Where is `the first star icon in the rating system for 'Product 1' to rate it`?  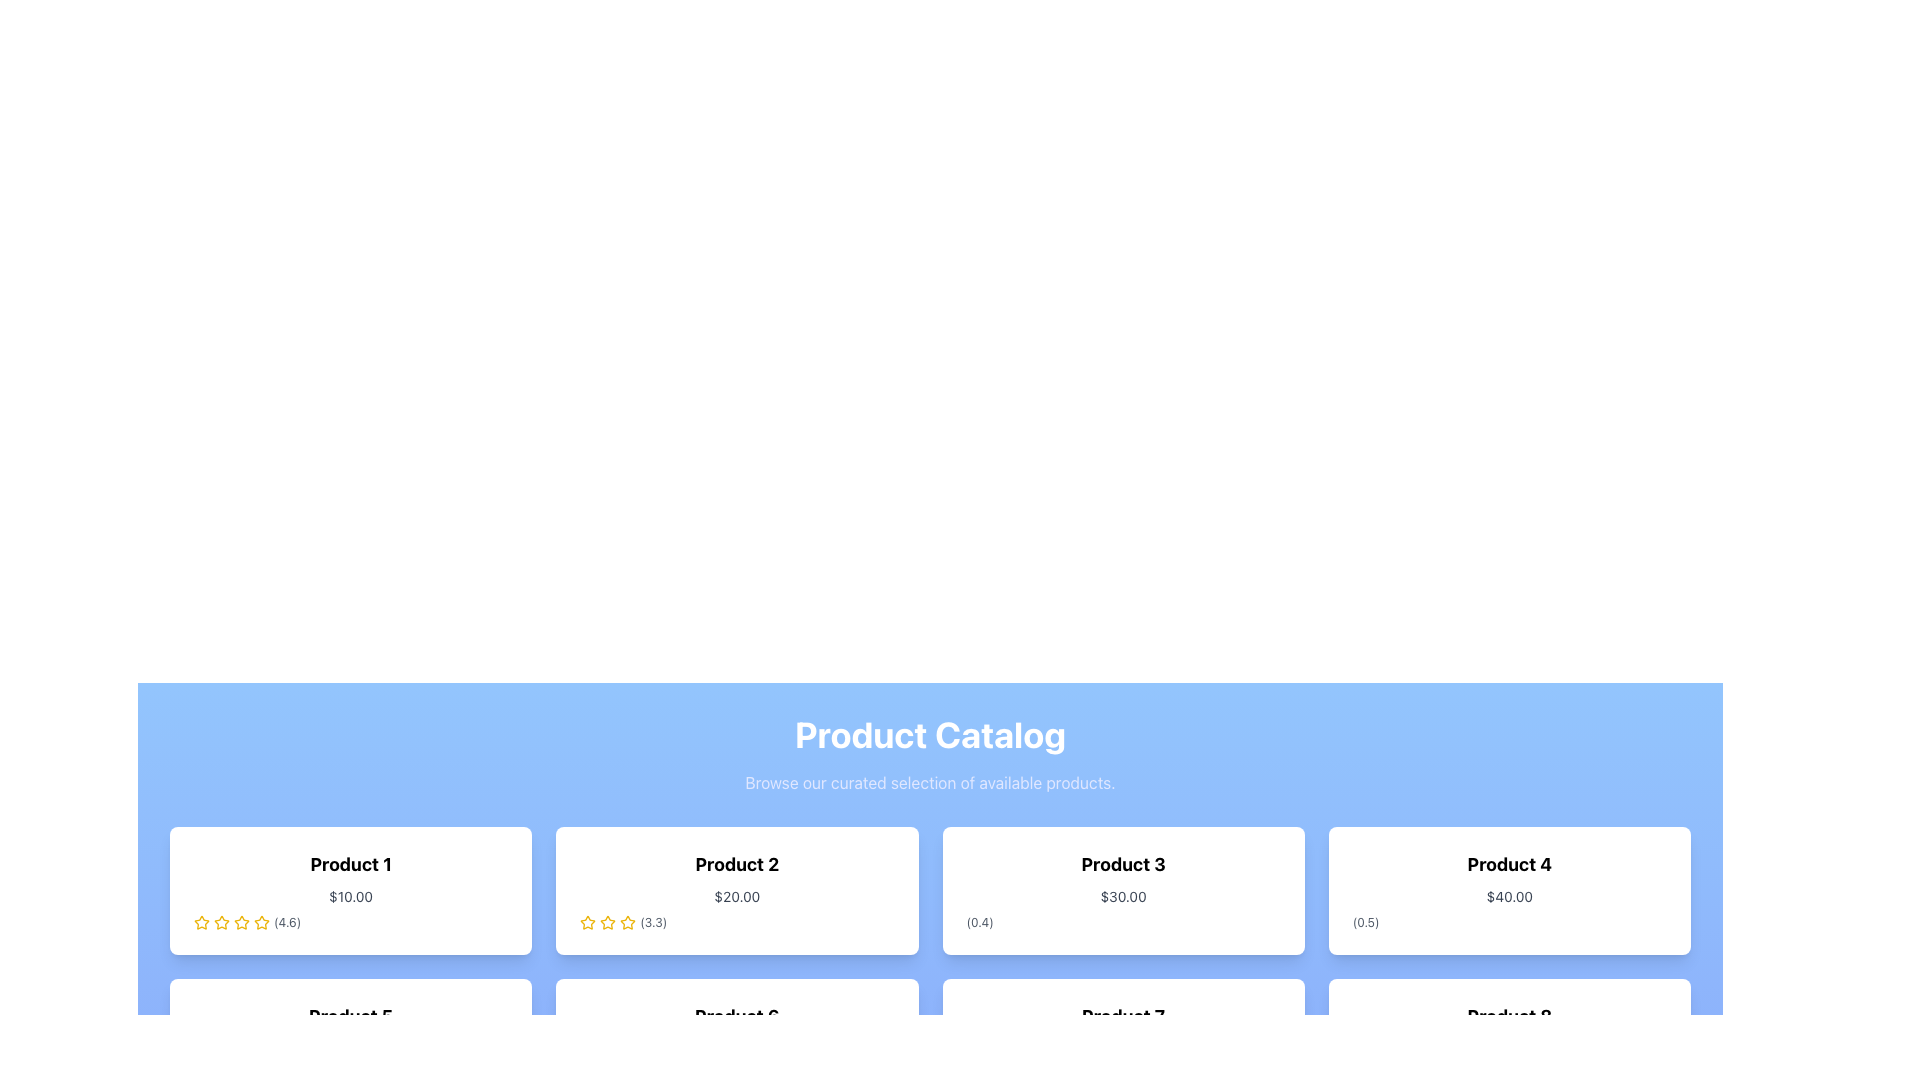 the first star icon in the rating system for 'Product 1' to rate it is located at coordinates (221, 922).